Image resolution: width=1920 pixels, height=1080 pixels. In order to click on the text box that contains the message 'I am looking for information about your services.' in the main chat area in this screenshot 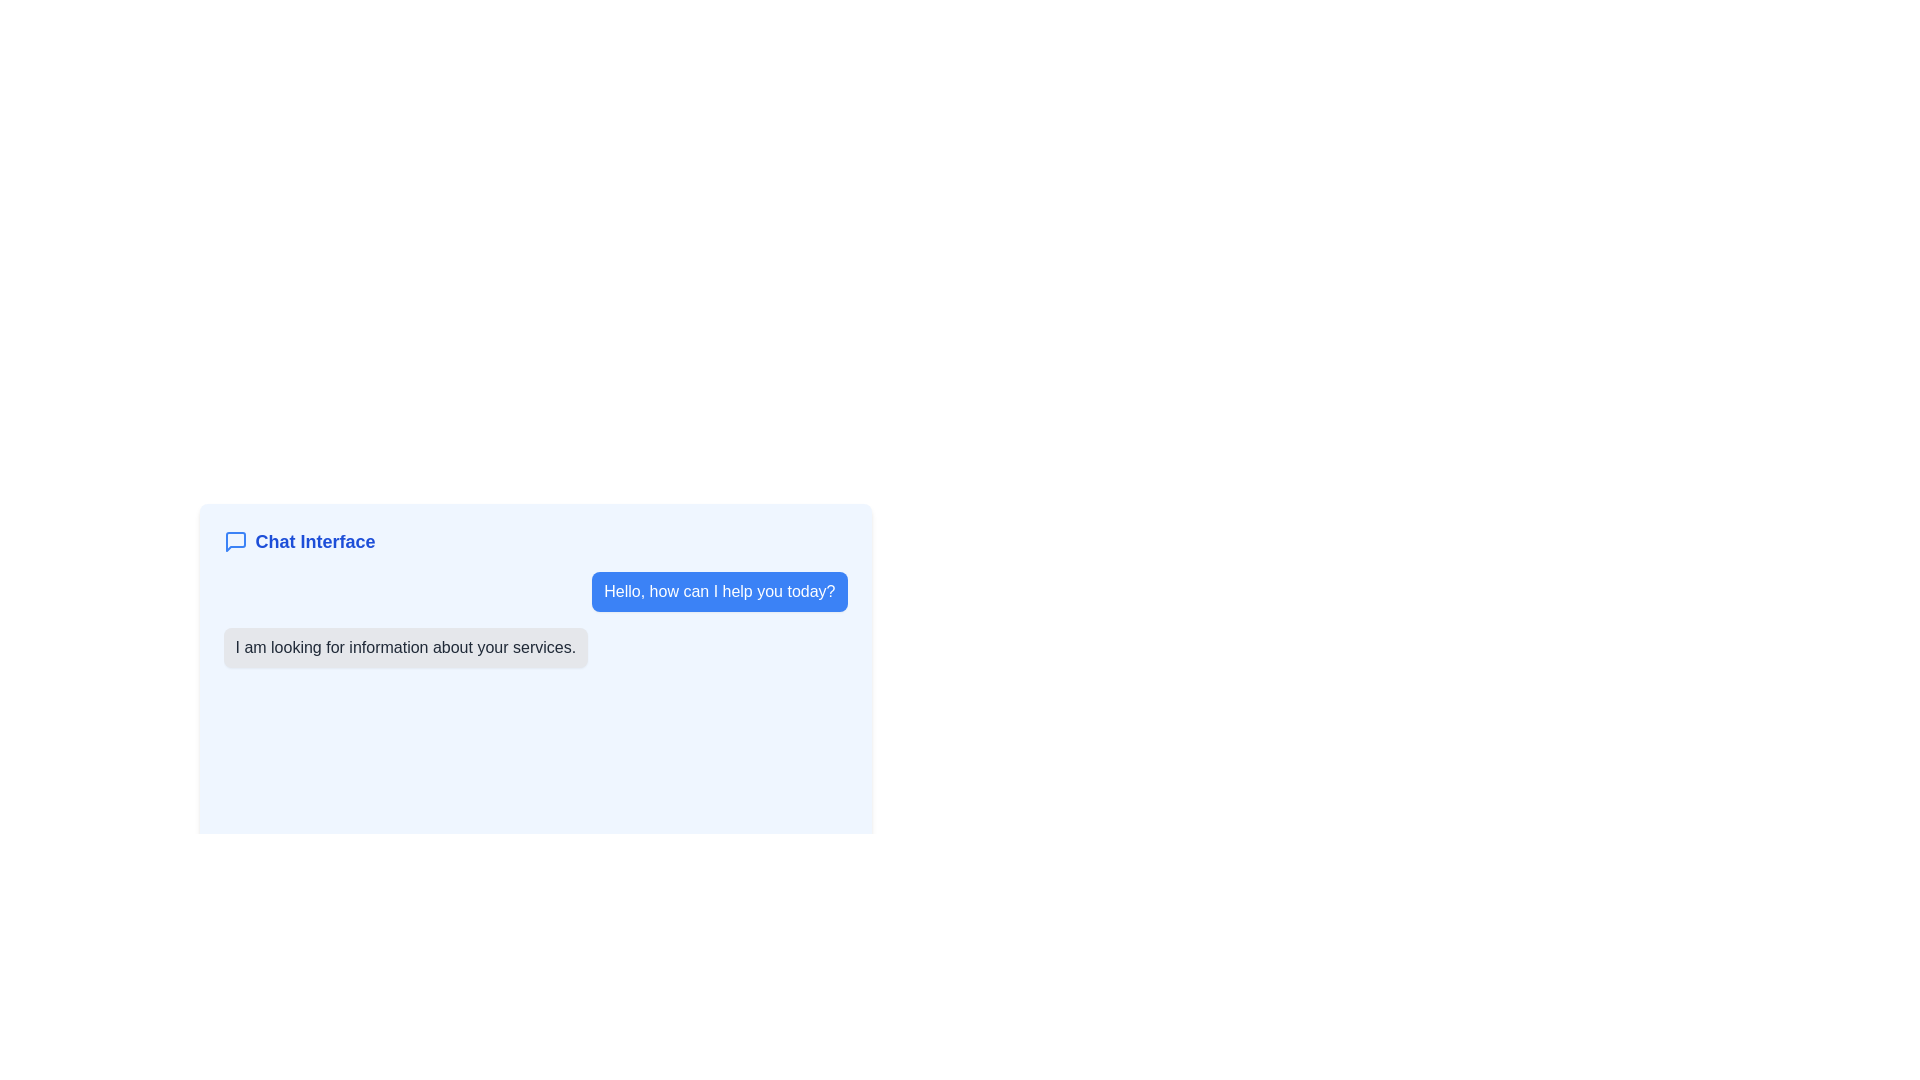, I will do `click(535, 648)`.